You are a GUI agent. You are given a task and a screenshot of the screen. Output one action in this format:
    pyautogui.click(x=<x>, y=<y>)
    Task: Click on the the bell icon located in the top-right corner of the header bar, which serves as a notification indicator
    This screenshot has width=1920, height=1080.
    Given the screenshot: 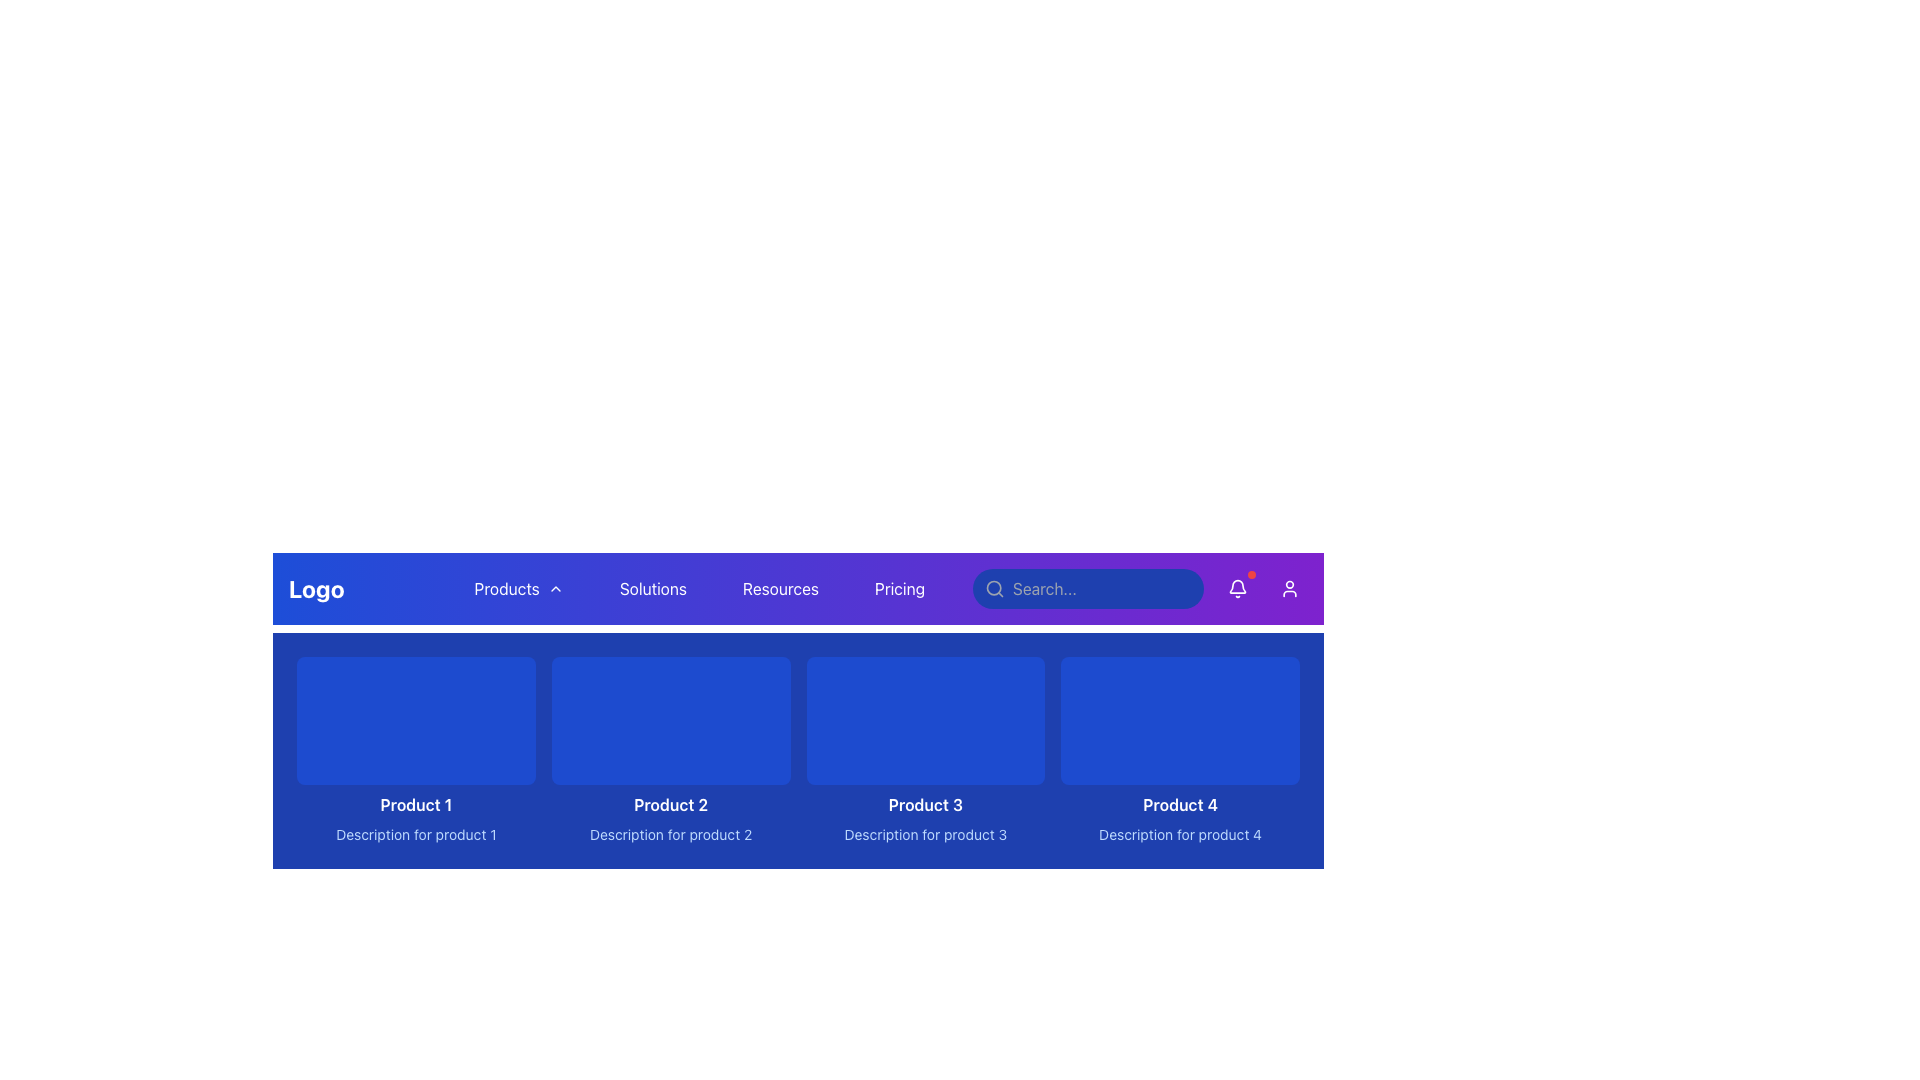 What is the action you would take?
    pyautogui.click(x=1237, y=585)
    